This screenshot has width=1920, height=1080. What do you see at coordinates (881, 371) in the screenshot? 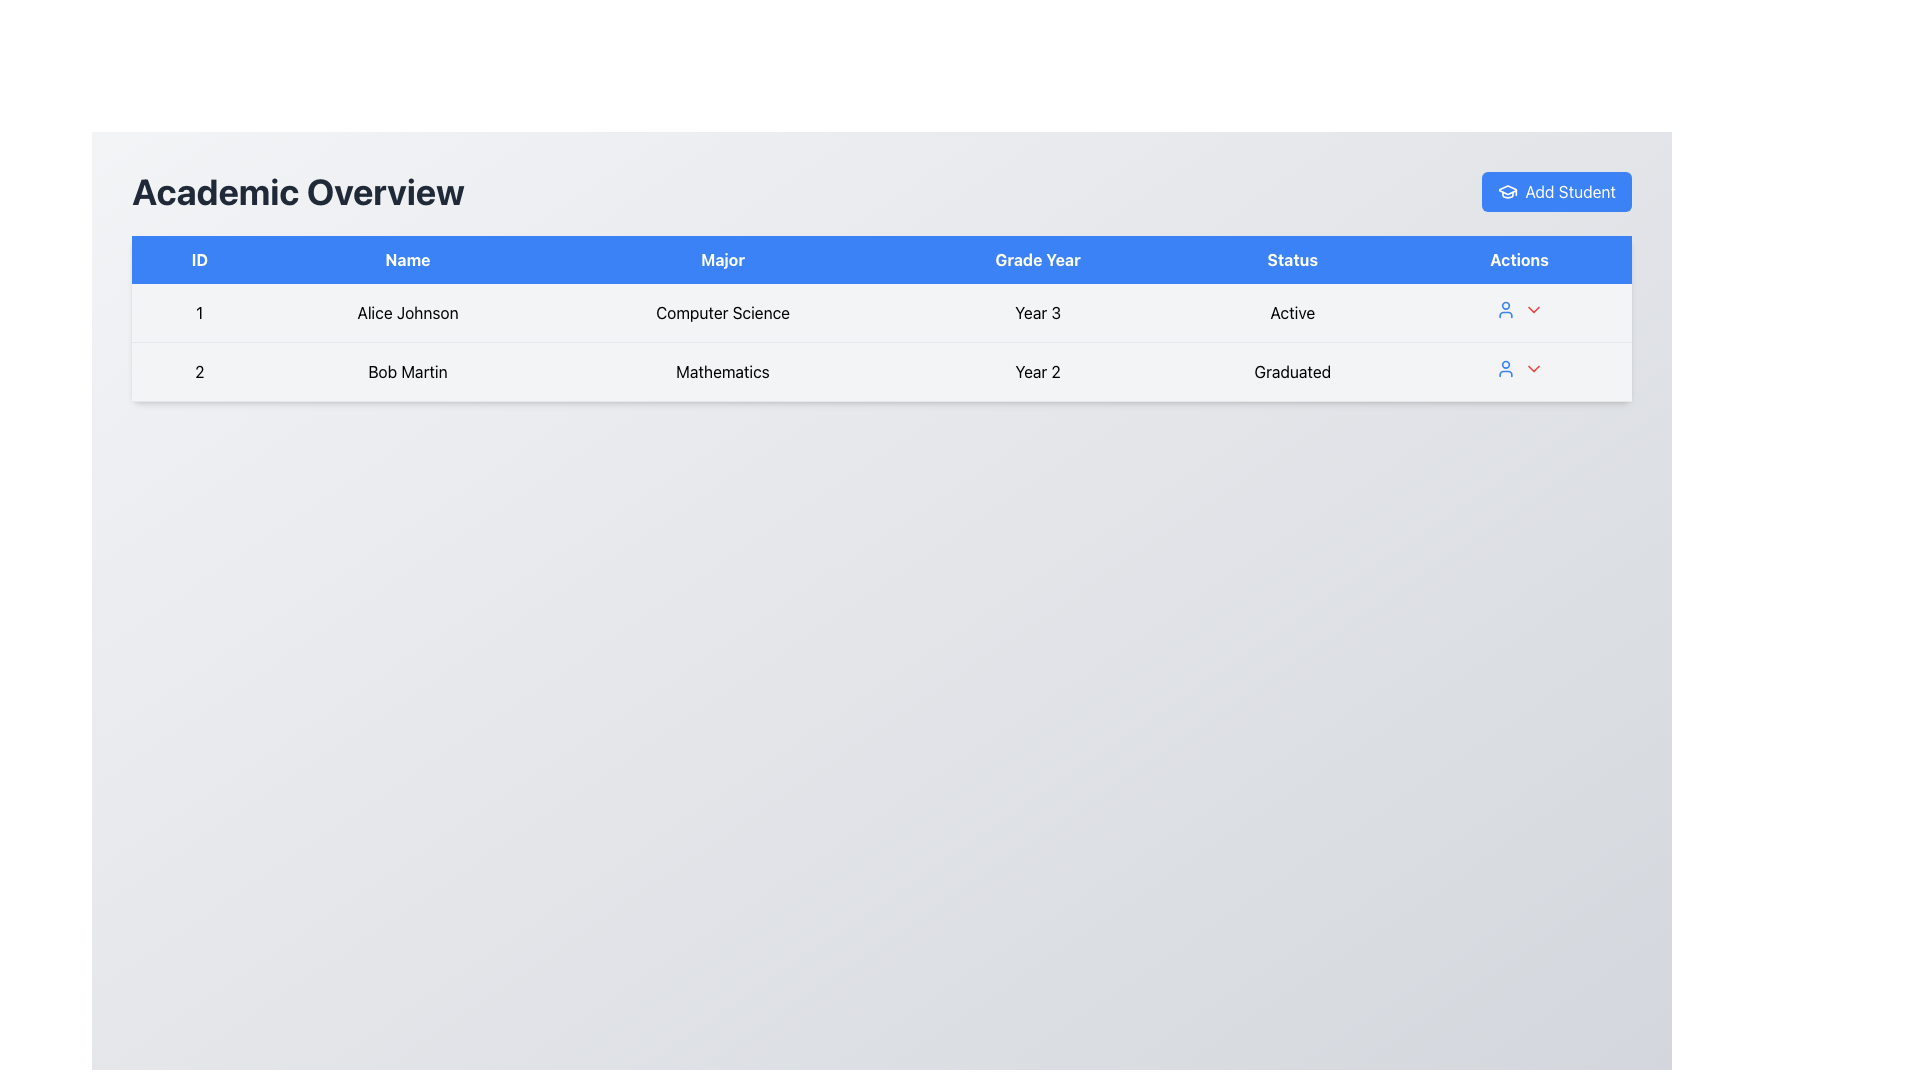
I see `details in the Tabular Row element containing ID '2', Name 'Bob Martin', Major 'Mathematics', Grade Year 'Year 2', and Status 'Graduated'` at bounding box center [881, 371].